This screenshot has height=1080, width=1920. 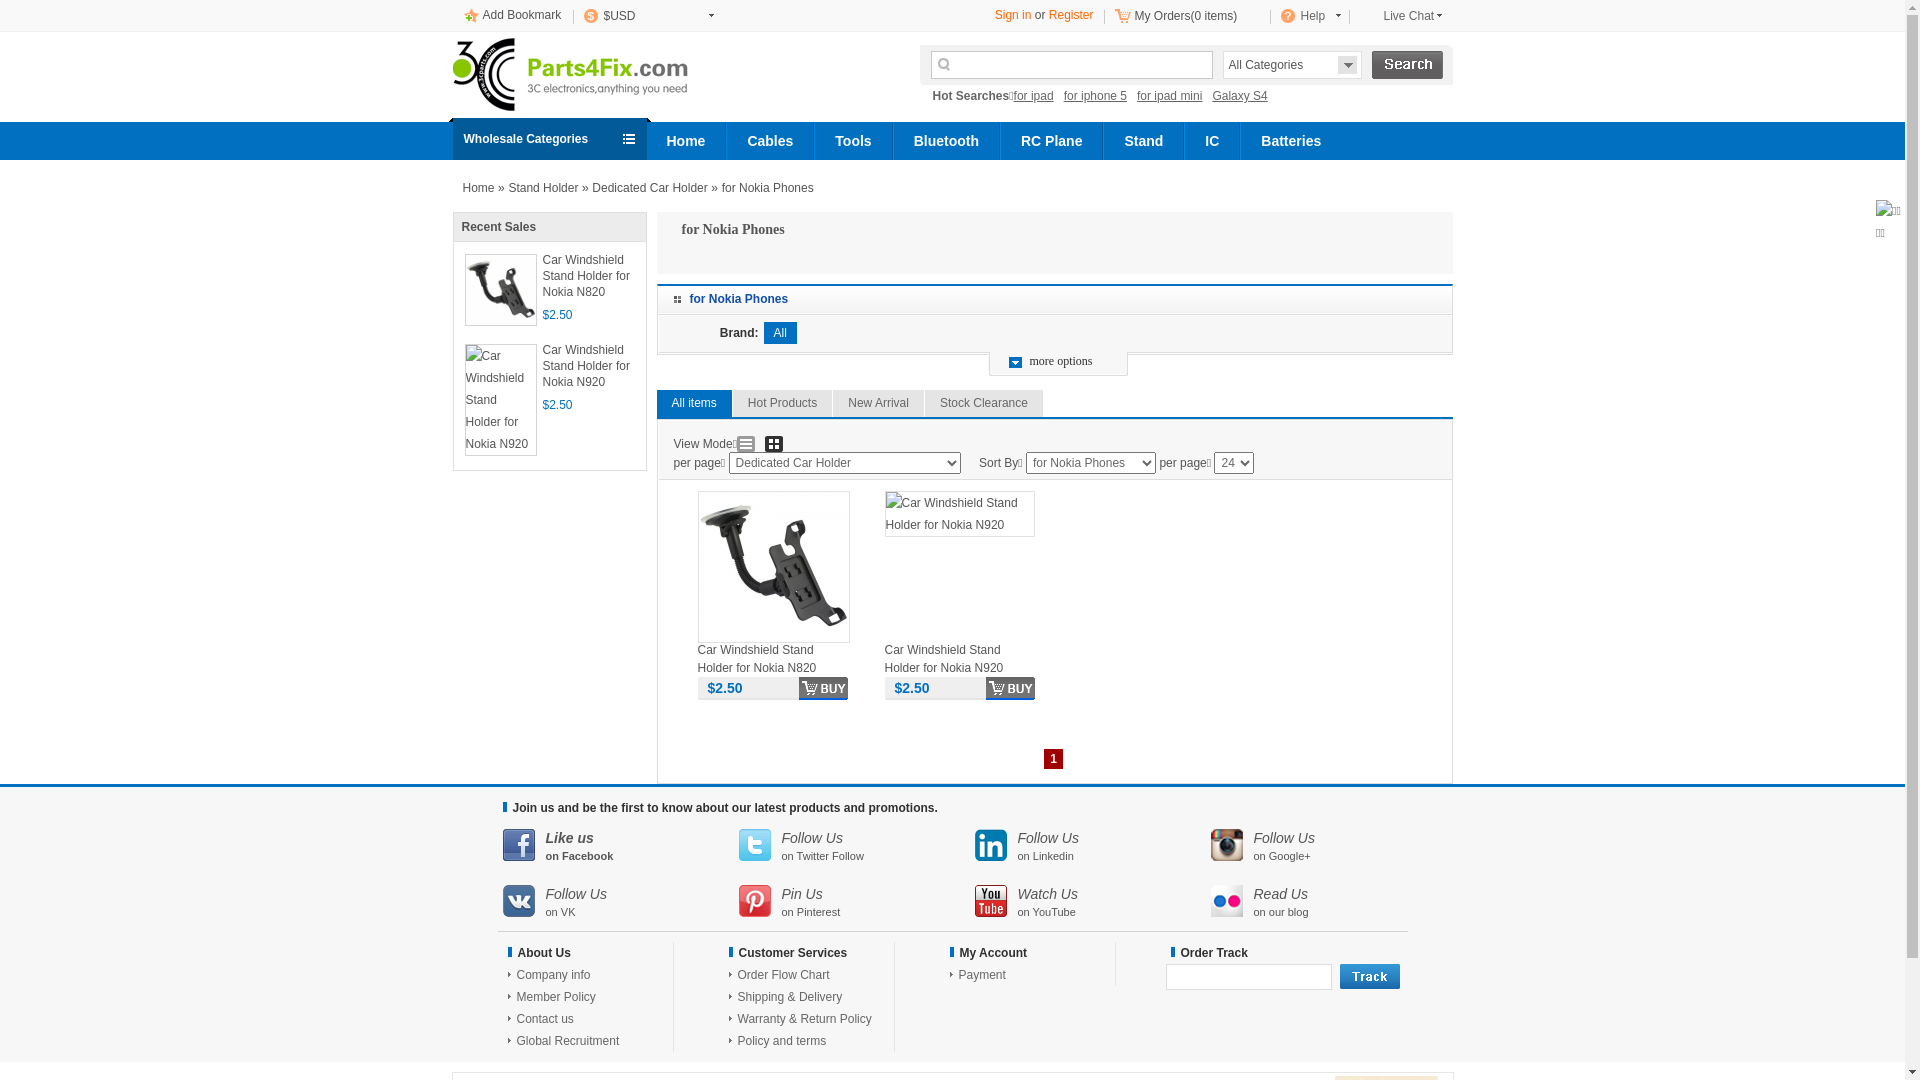 I want to click on 'Global Recruitment', so click(x=566, y=1040).